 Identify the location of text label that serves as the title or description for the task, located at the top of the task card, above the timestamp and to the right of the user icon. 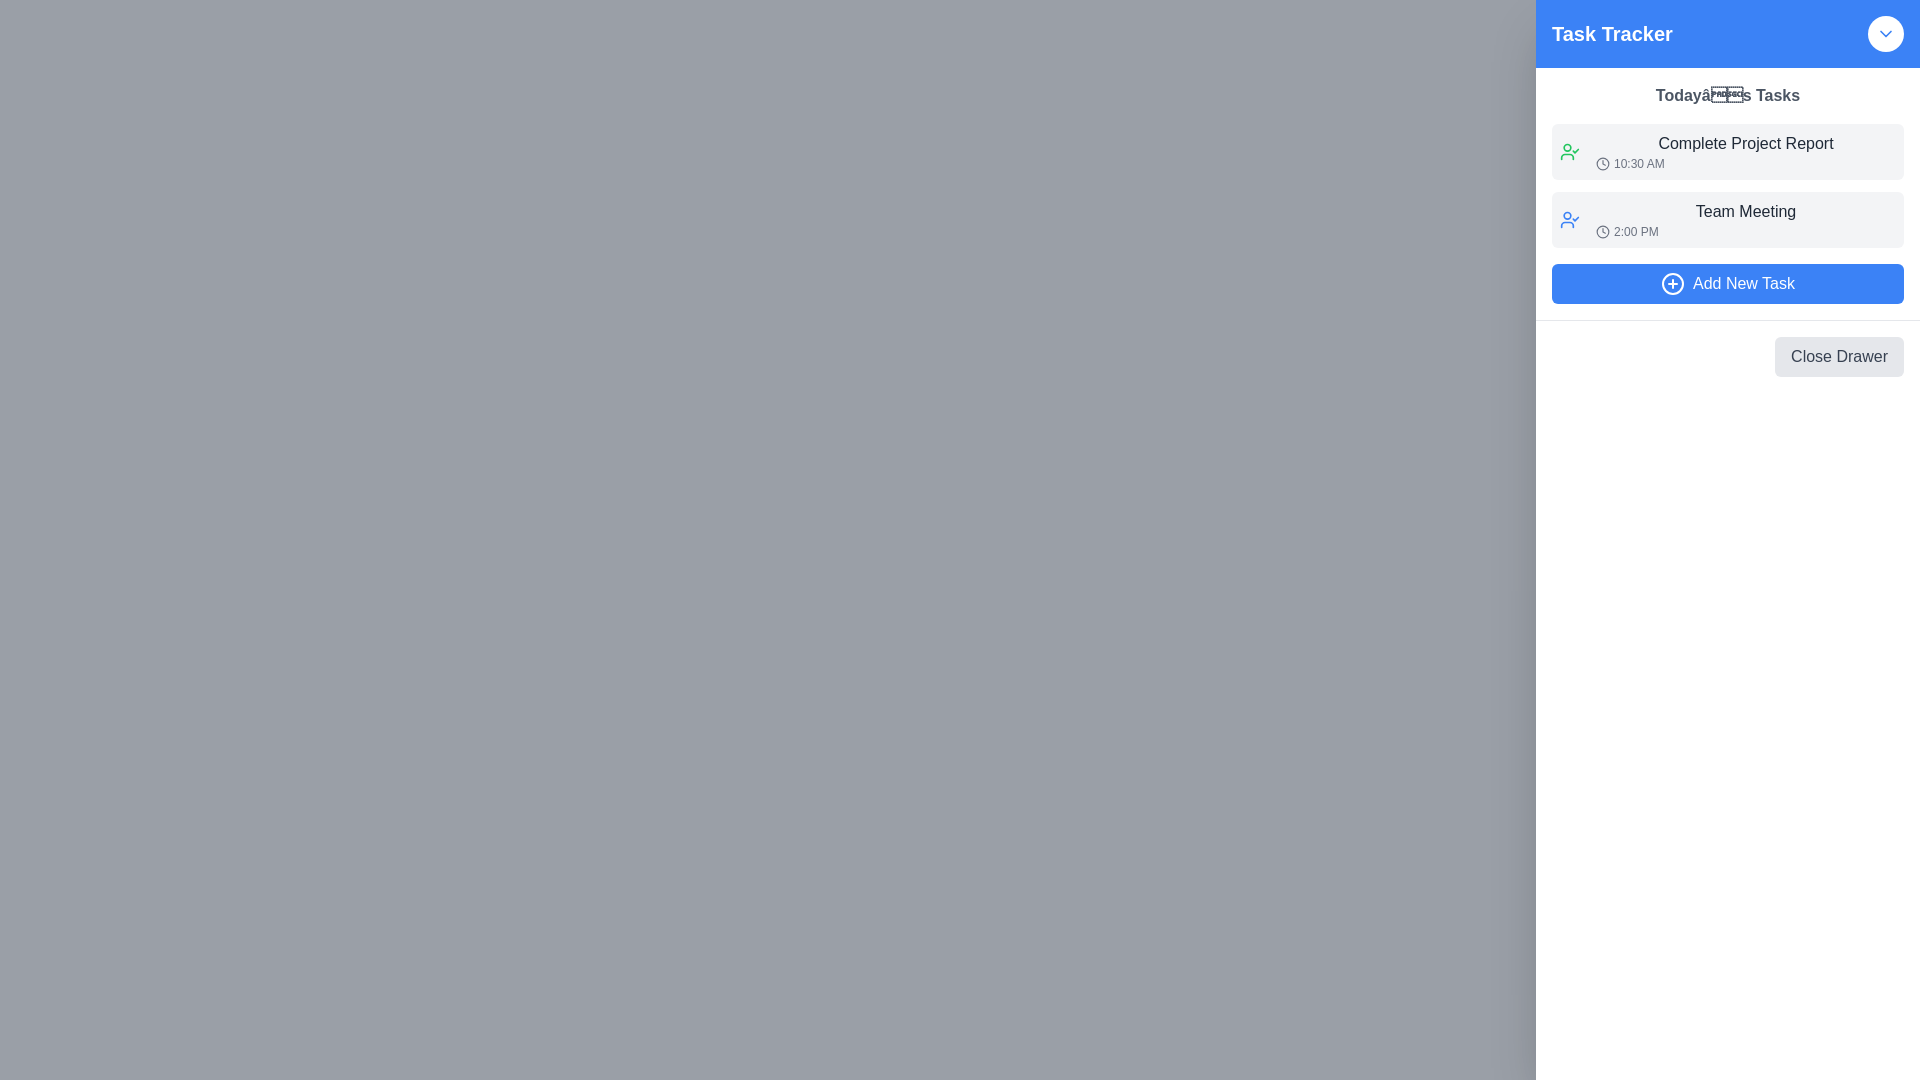
(1745, 142).